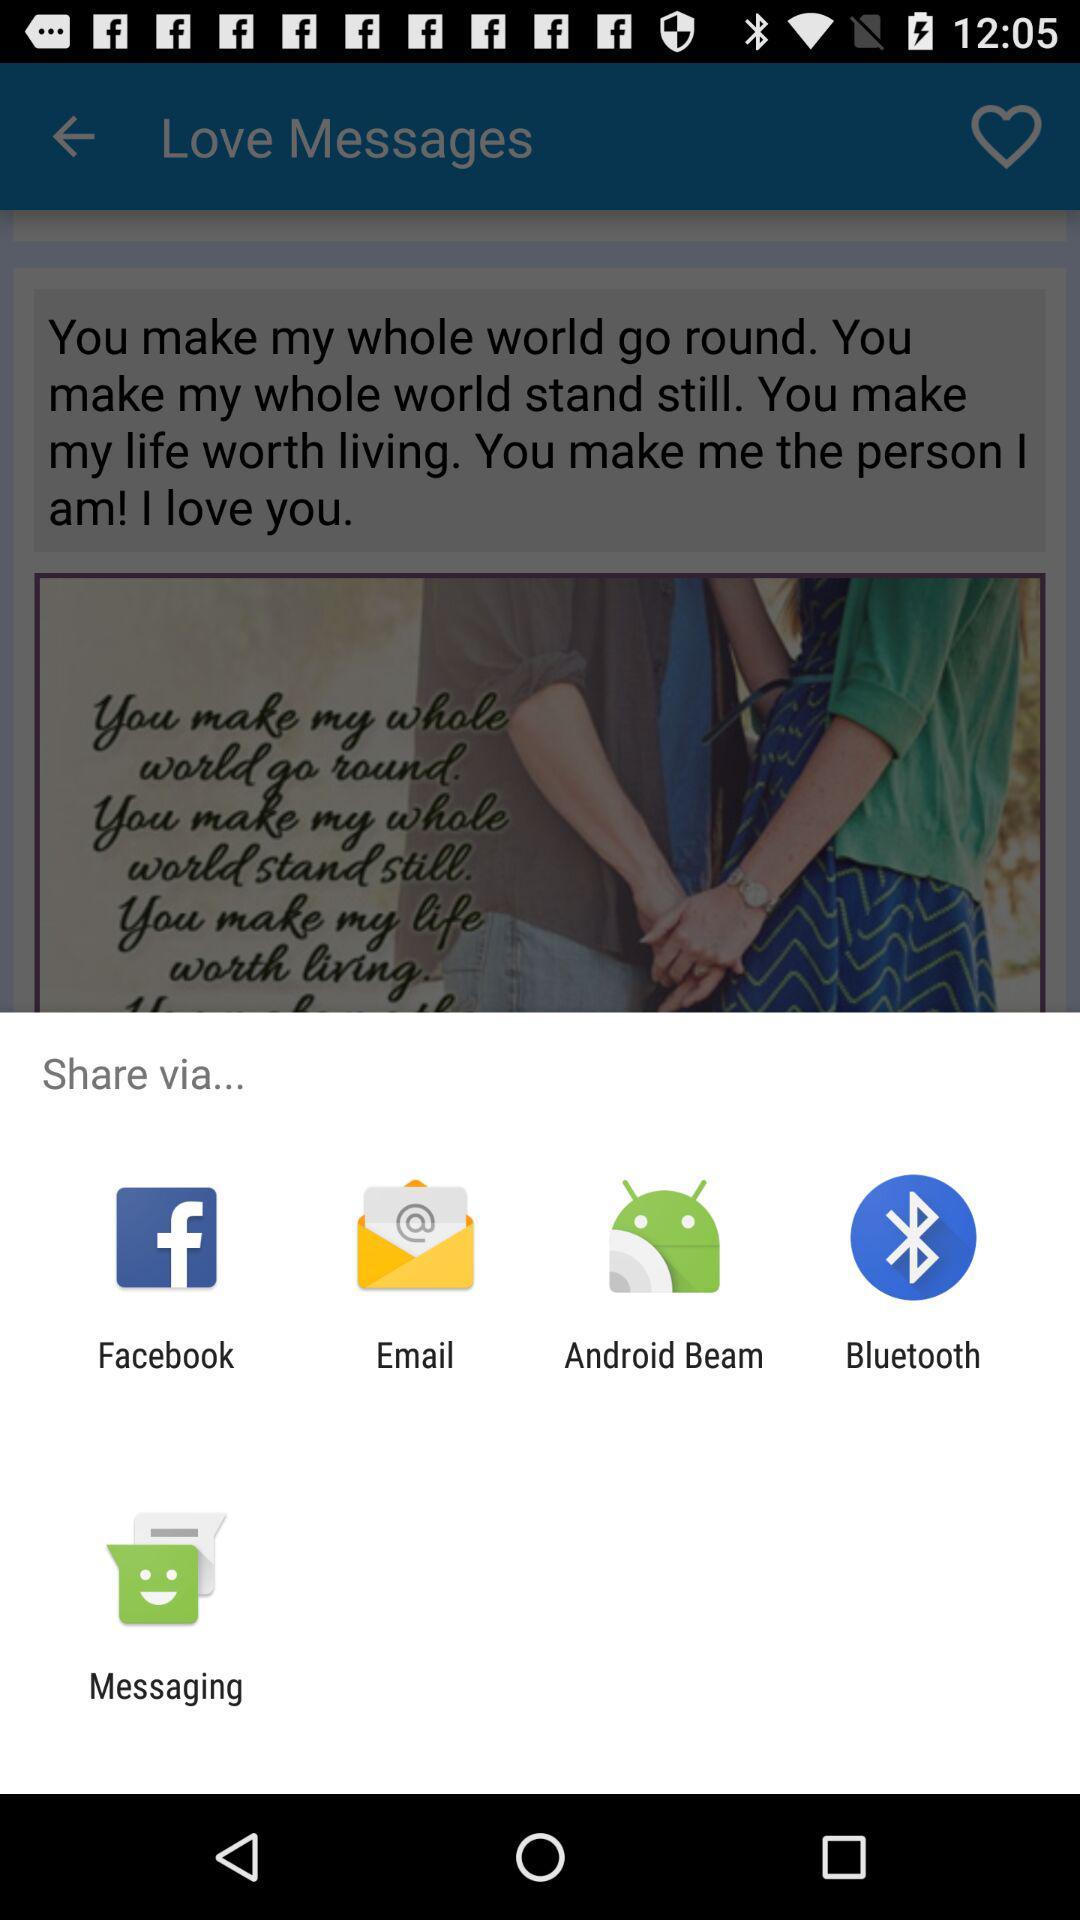 The width and height of the screenshot is (1080, 1920). Describe the element at coordinates (664, 1374) in the screenshot. I see `item next to the email` at that location.